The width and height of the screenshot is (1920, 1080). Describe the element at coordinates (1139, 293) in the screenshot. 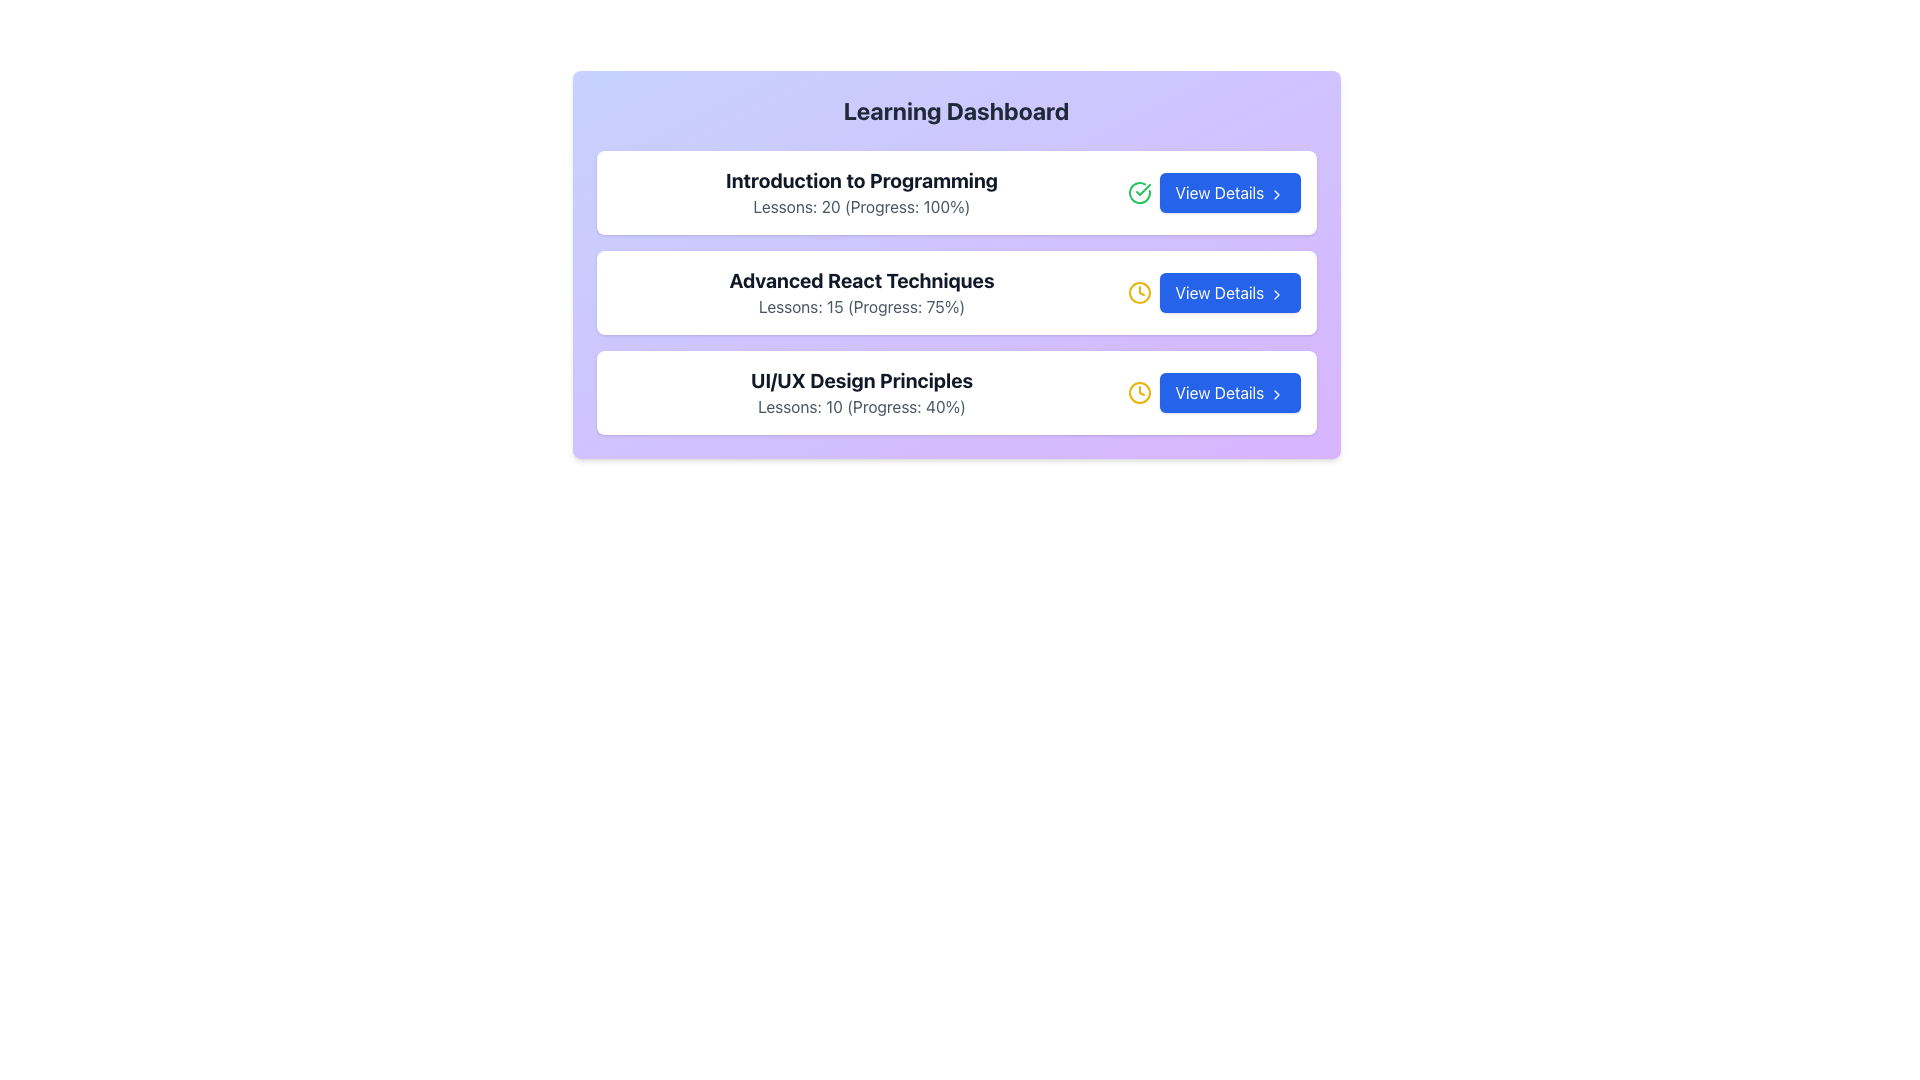

I see `the clock icon located to the left of the 'View Details' button in the 'Advanced React Techniques' course card` at that location.